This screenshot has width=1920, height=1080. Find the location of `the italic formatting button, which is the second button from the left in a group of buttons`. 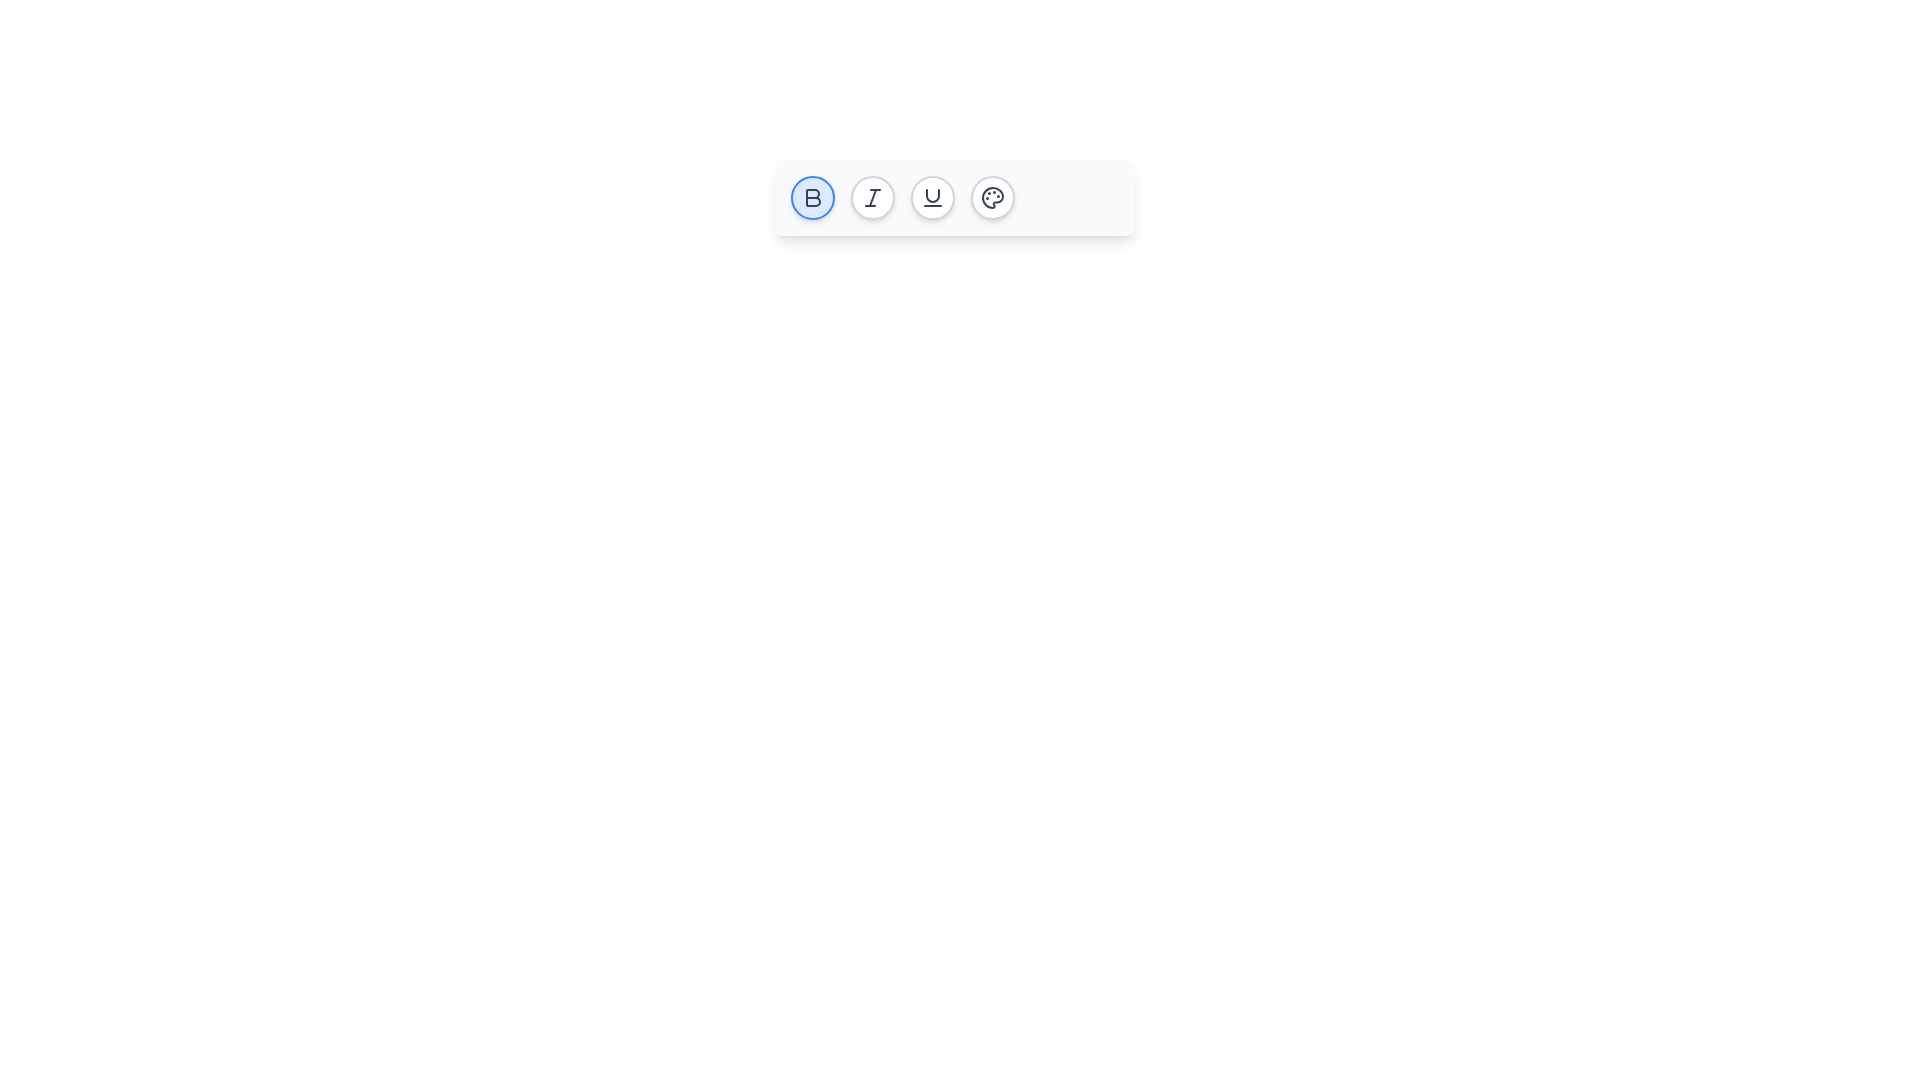

the italic formatting button, which is the second button from the left in a group of buttons is located at coordinates (873, 197).